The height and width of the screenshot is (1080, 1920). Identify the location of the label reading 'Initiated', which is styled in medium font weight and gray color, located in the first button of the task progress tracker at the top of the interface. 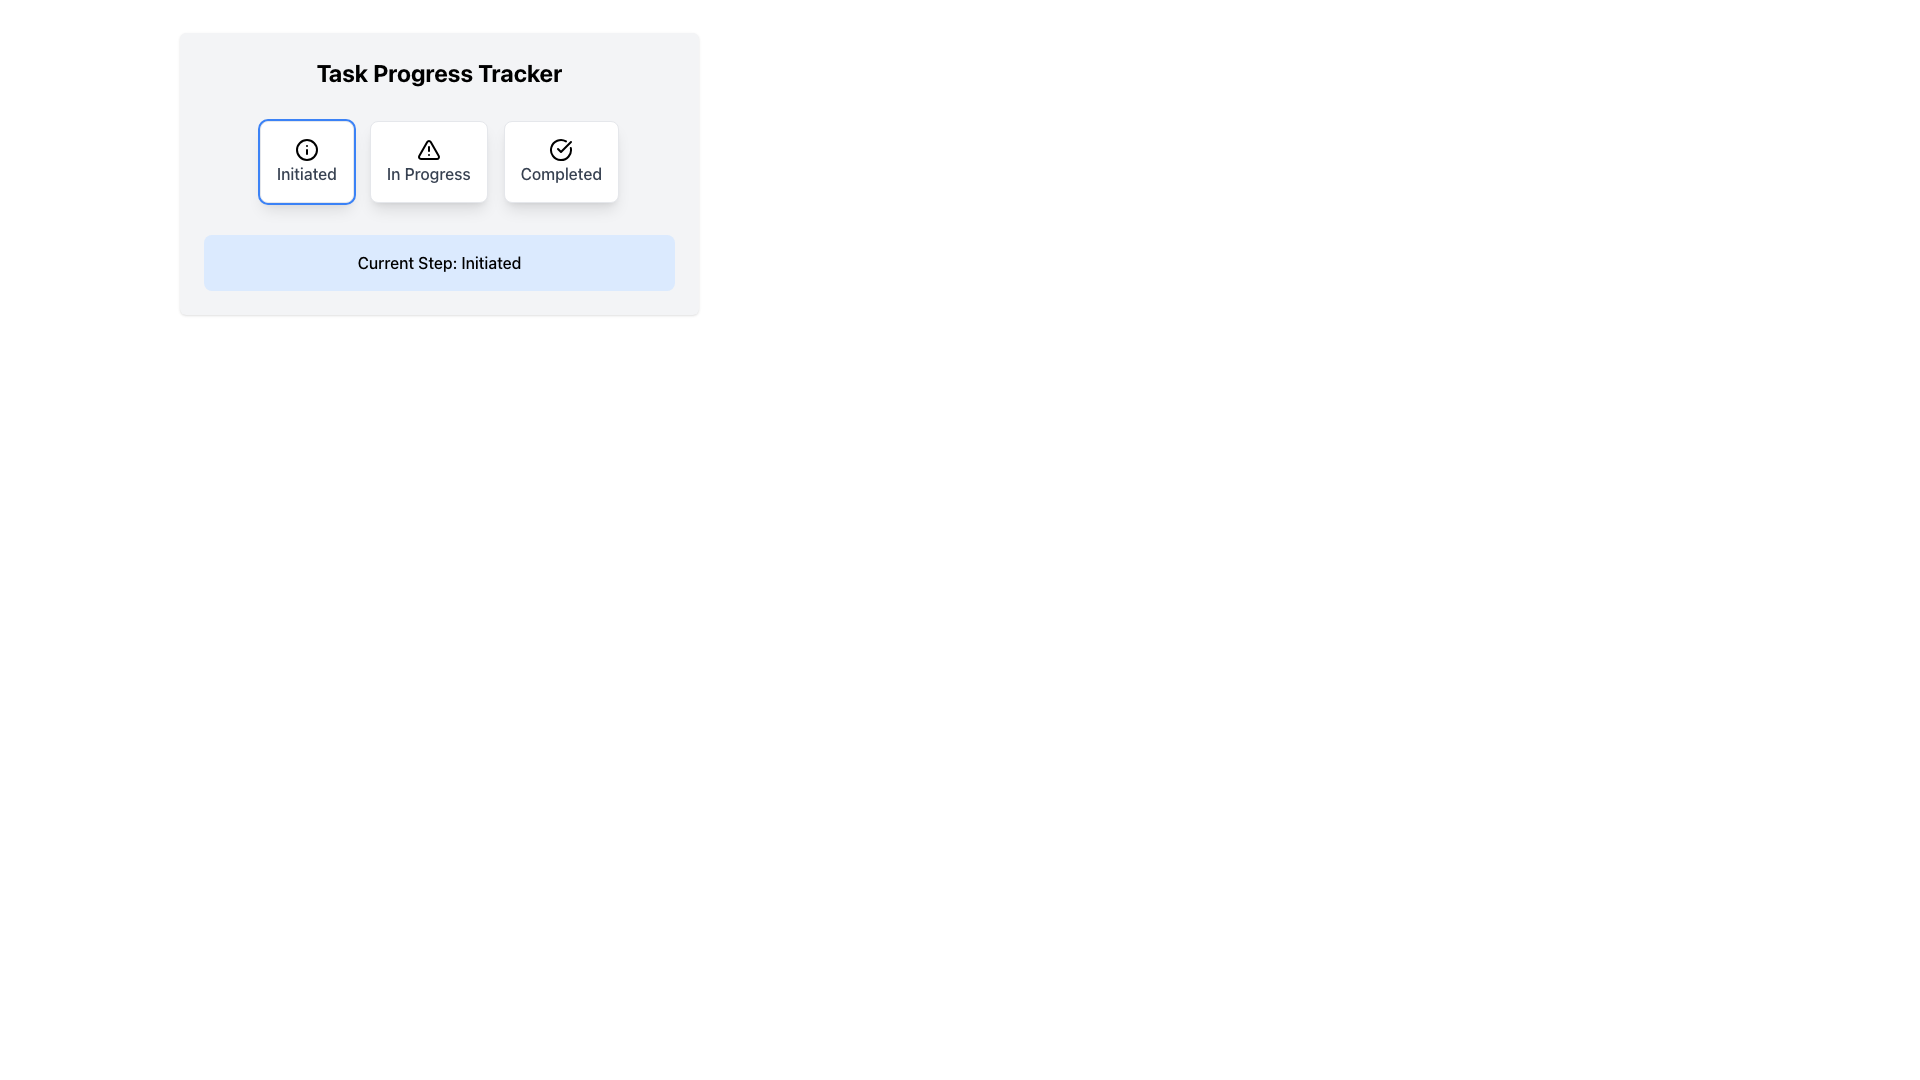
(306, 172).